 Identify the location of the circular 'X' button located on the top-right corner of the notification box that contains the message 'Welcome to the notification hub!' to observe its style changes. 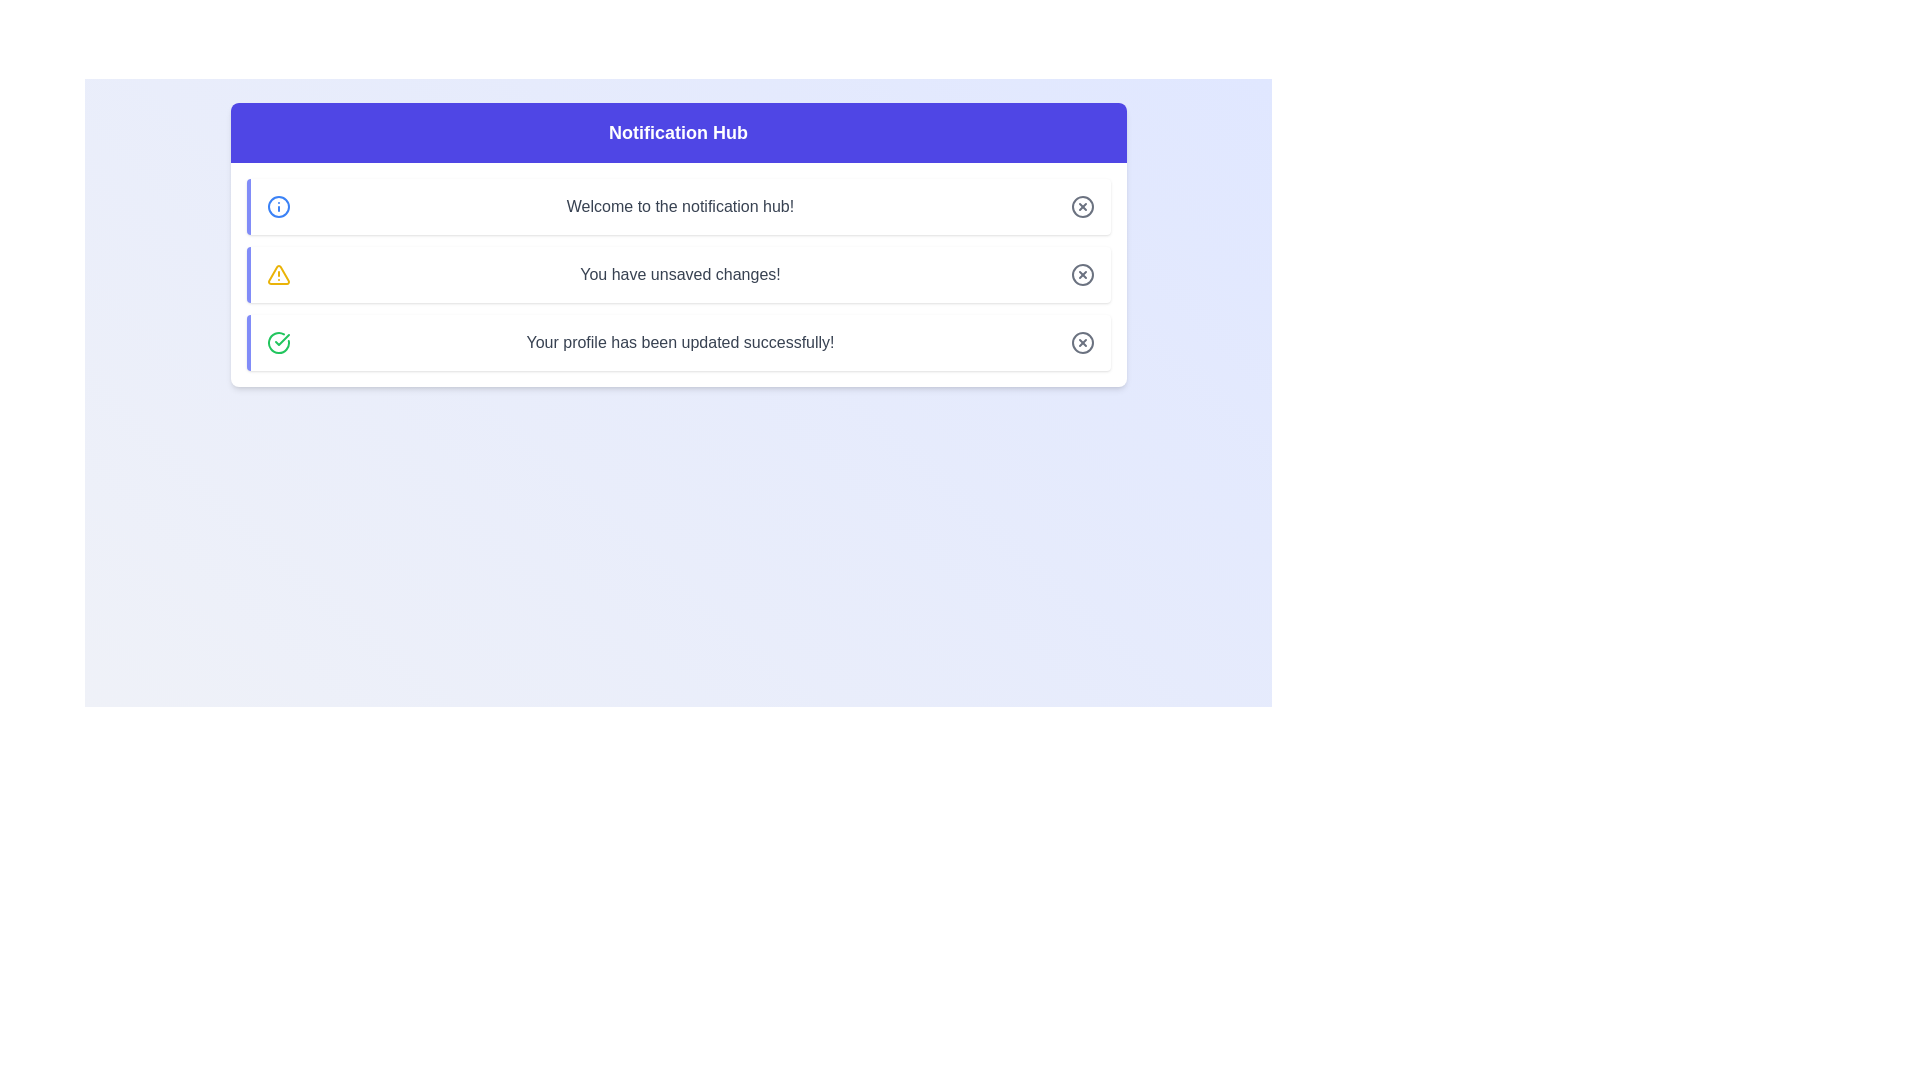
(1081, 207).